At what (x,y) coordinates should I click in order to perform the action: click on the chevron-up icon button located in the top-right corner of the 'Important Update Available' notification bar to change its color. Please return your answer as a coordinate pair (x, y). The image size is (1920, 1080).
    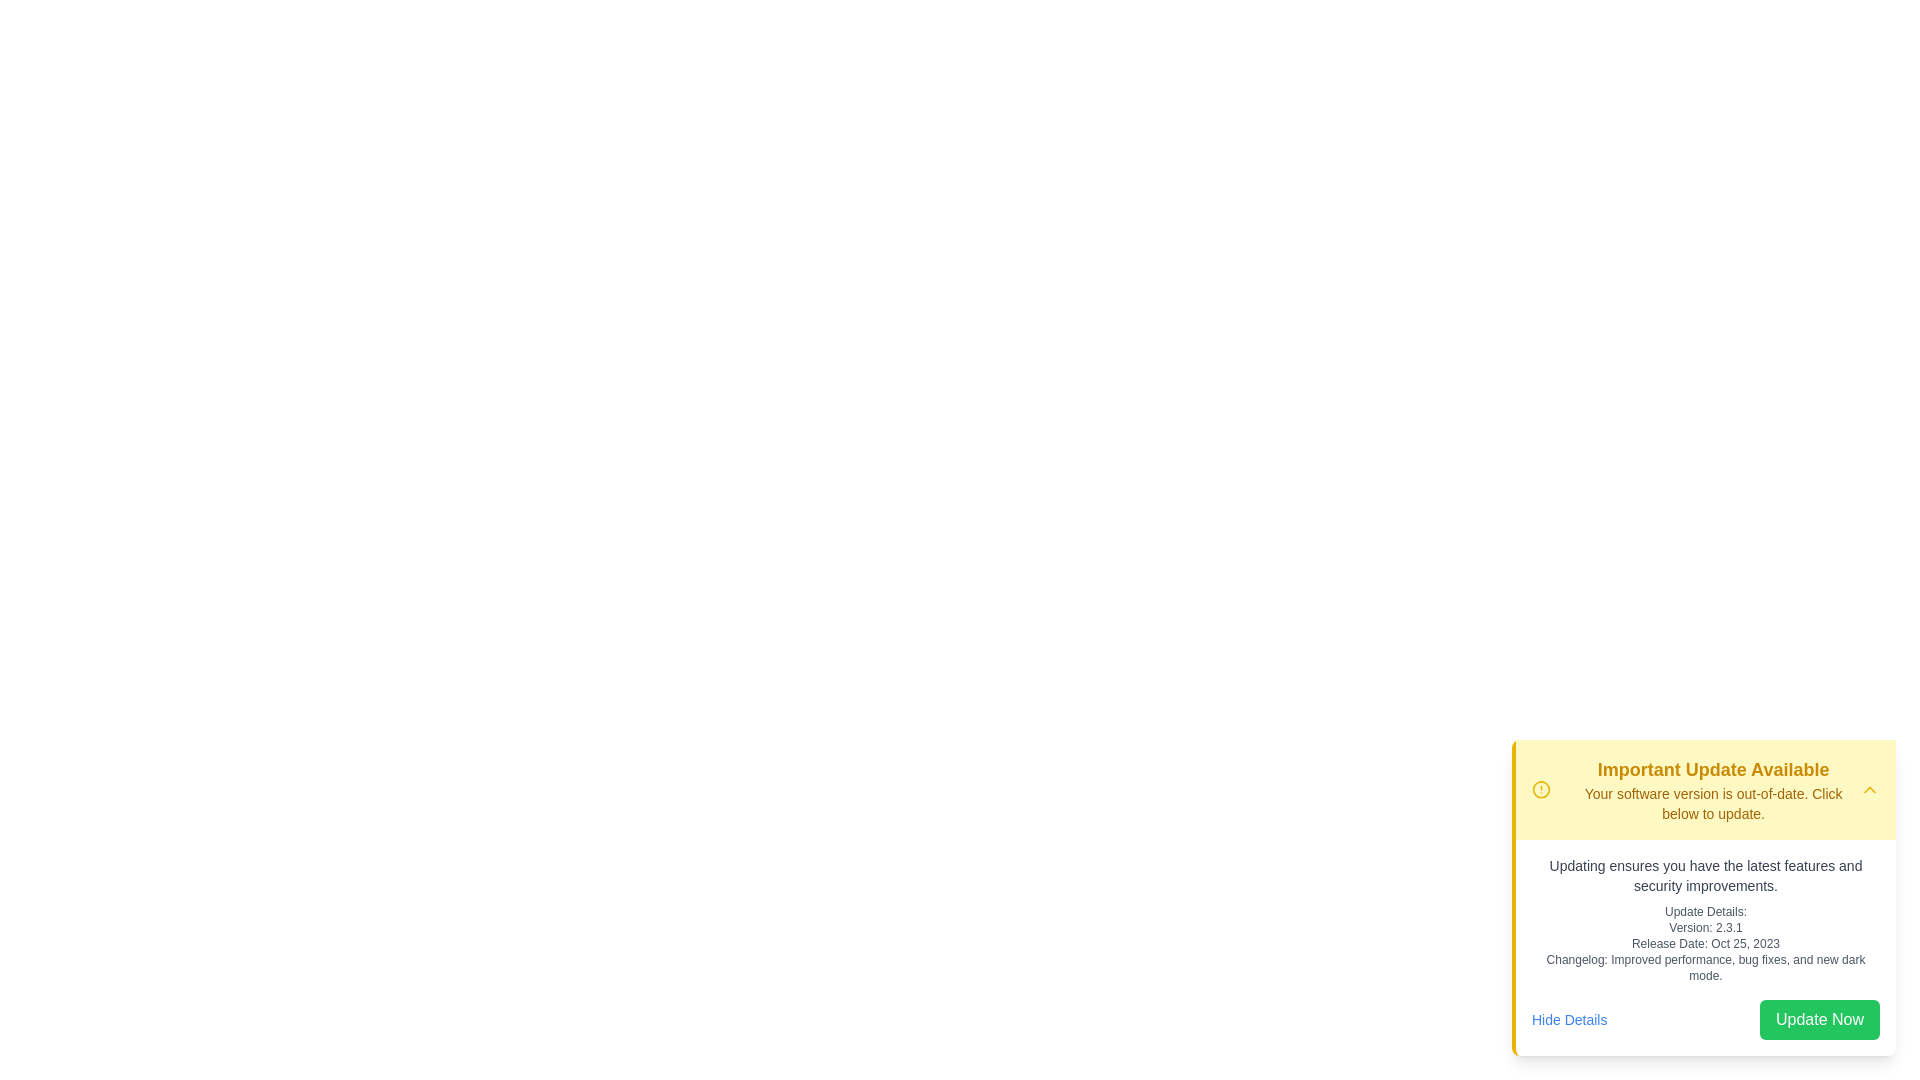
    Looking at the image, I should click on (1869, 789).